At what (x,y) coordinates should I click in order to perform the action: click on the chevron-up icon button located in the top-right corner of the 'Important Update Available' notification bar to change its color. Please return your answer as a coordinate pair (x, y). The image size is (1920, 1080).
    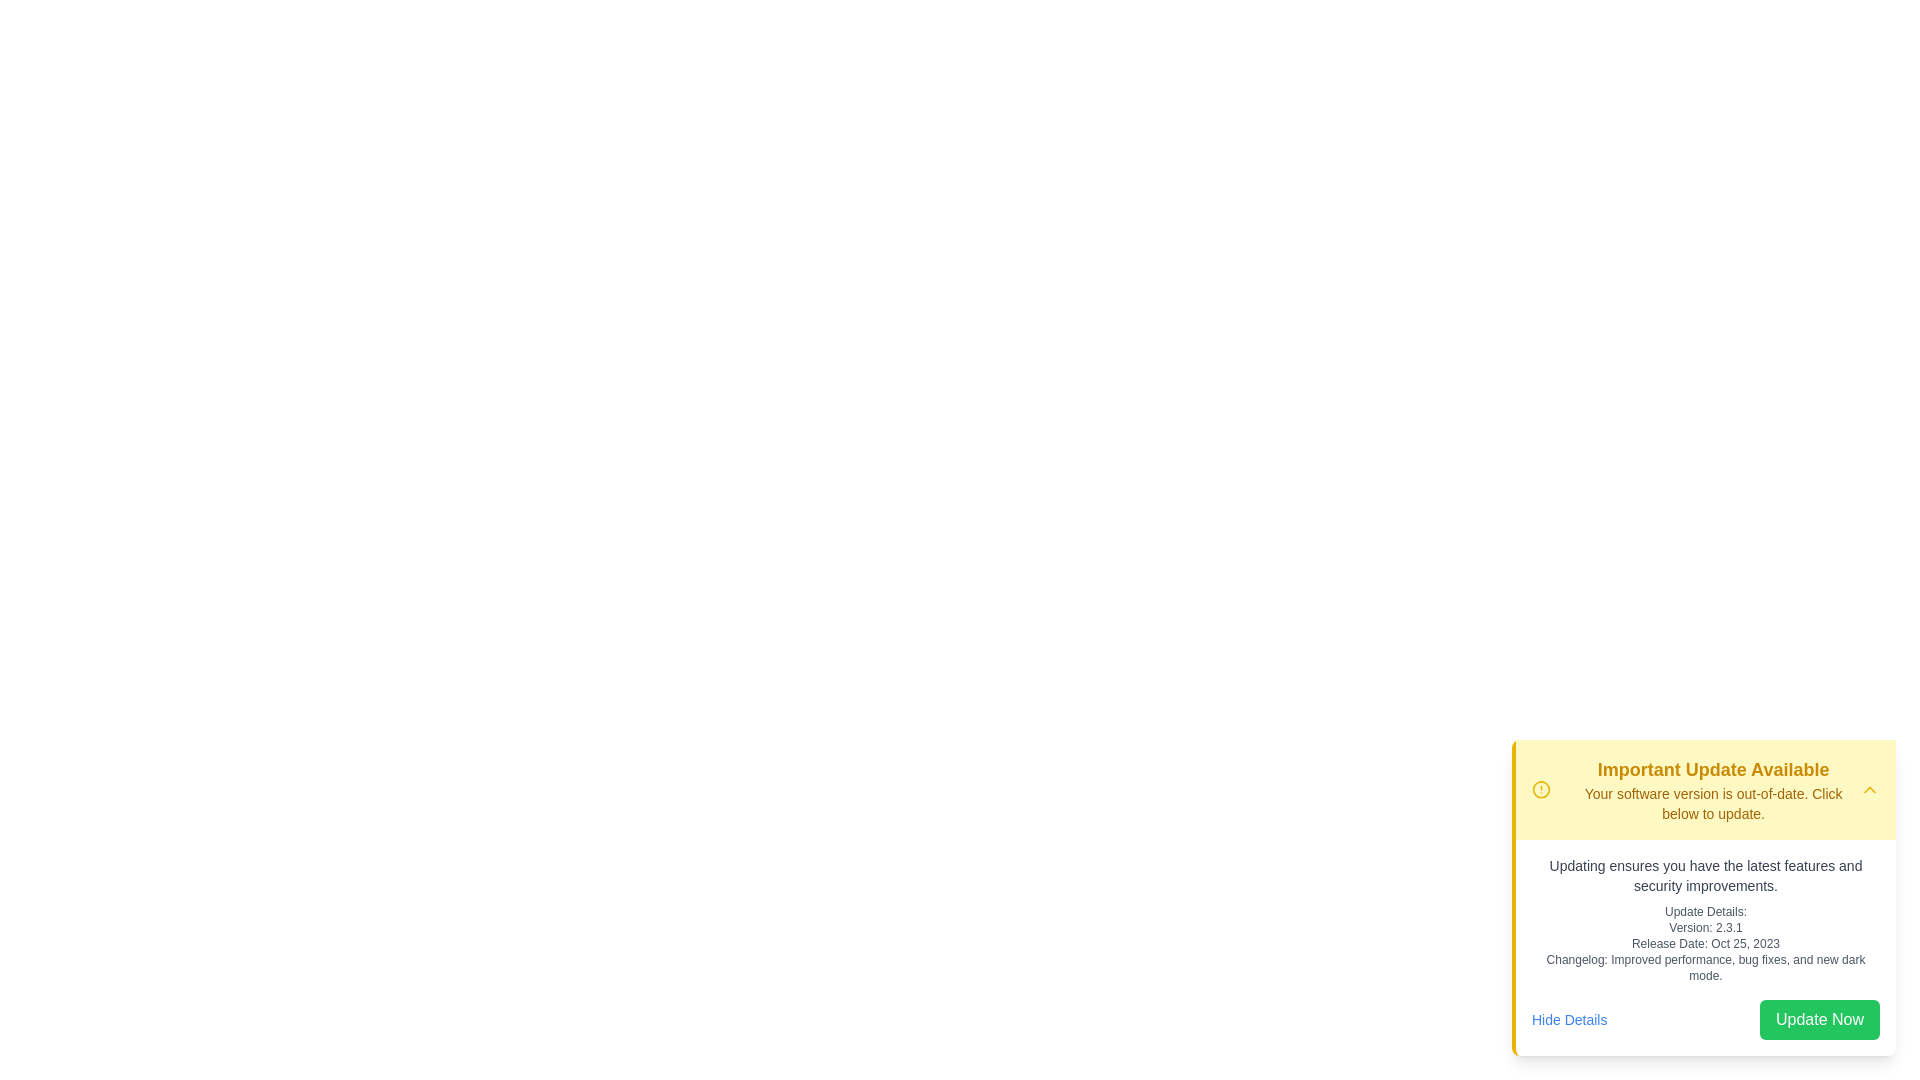
    Looking at the image, I should click on (1869, 789).